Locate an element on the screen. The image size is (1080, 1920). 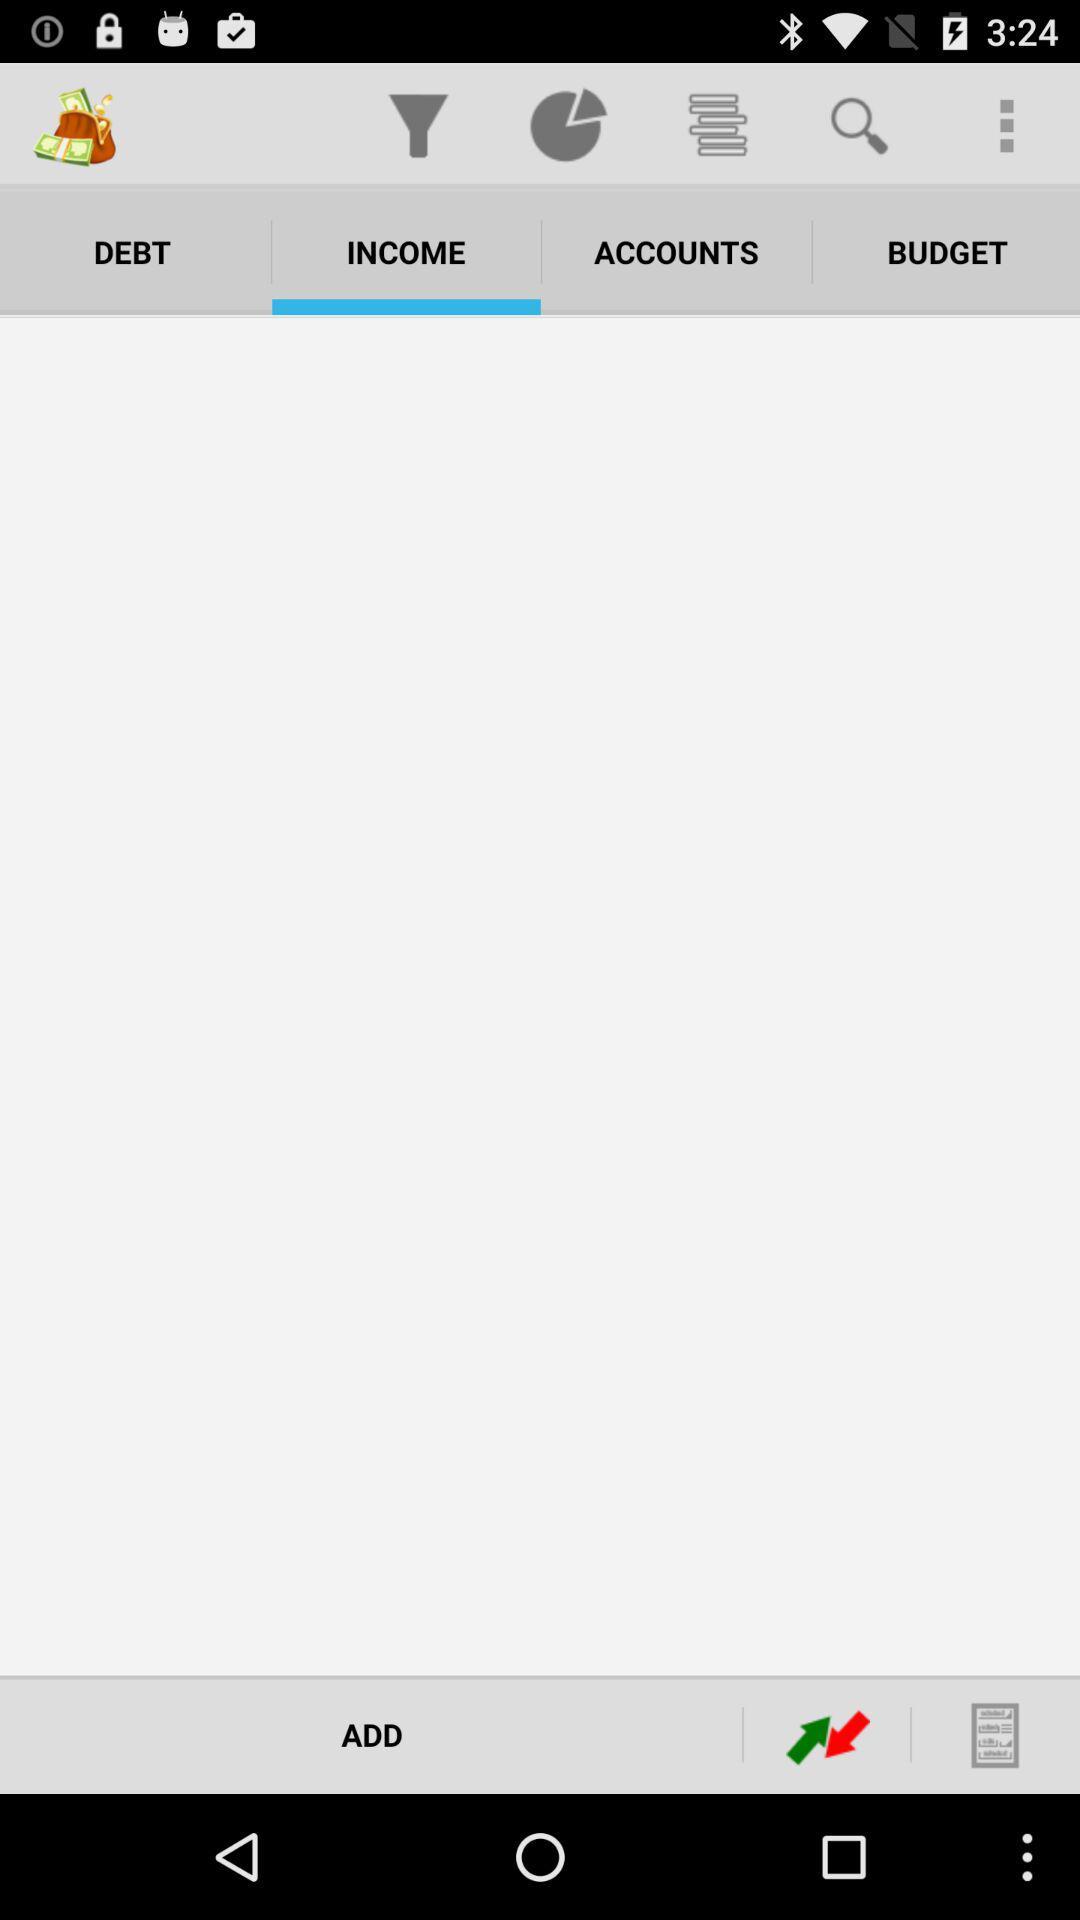
the swap icon is located at coordinates (828, 1855).